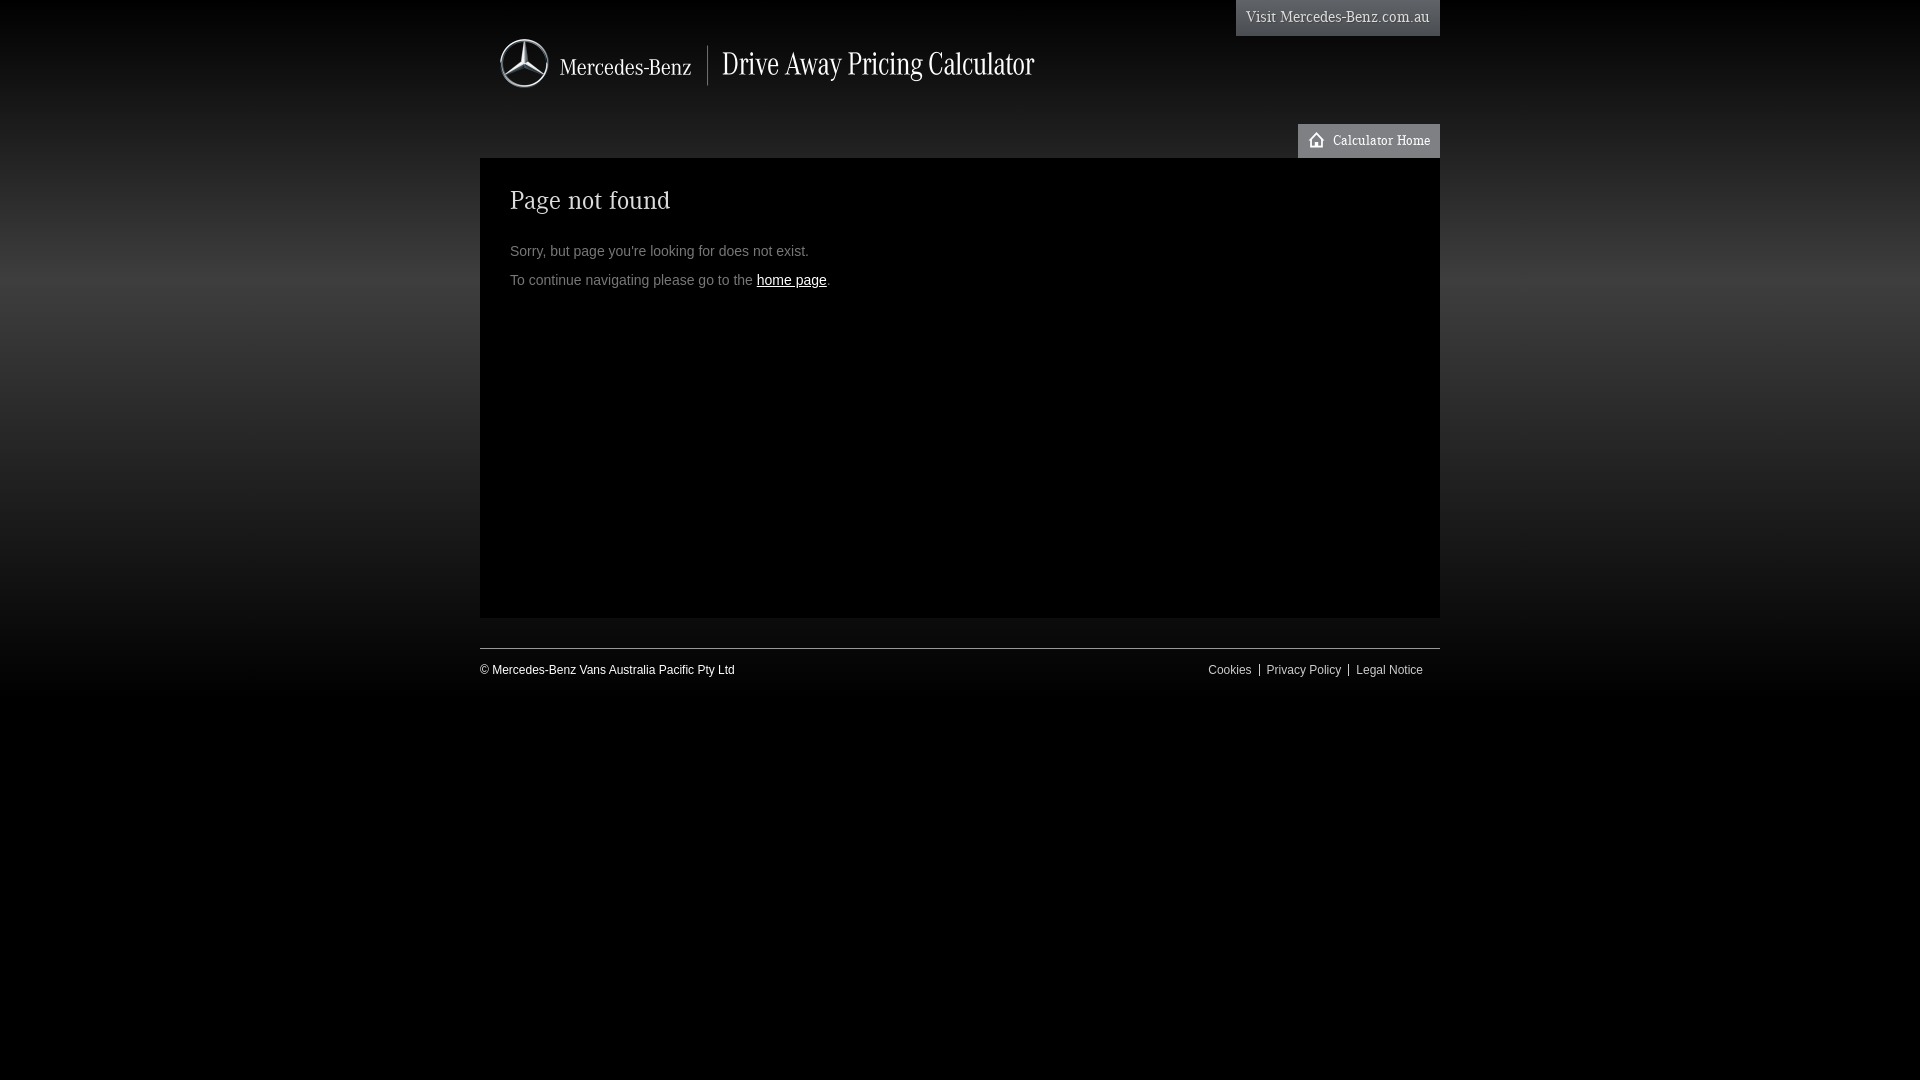 The image size is (1920, 1080). Describe the element at coordinates (1297, 140) in the screenshot. I see `'Calculator Home'` at that location.